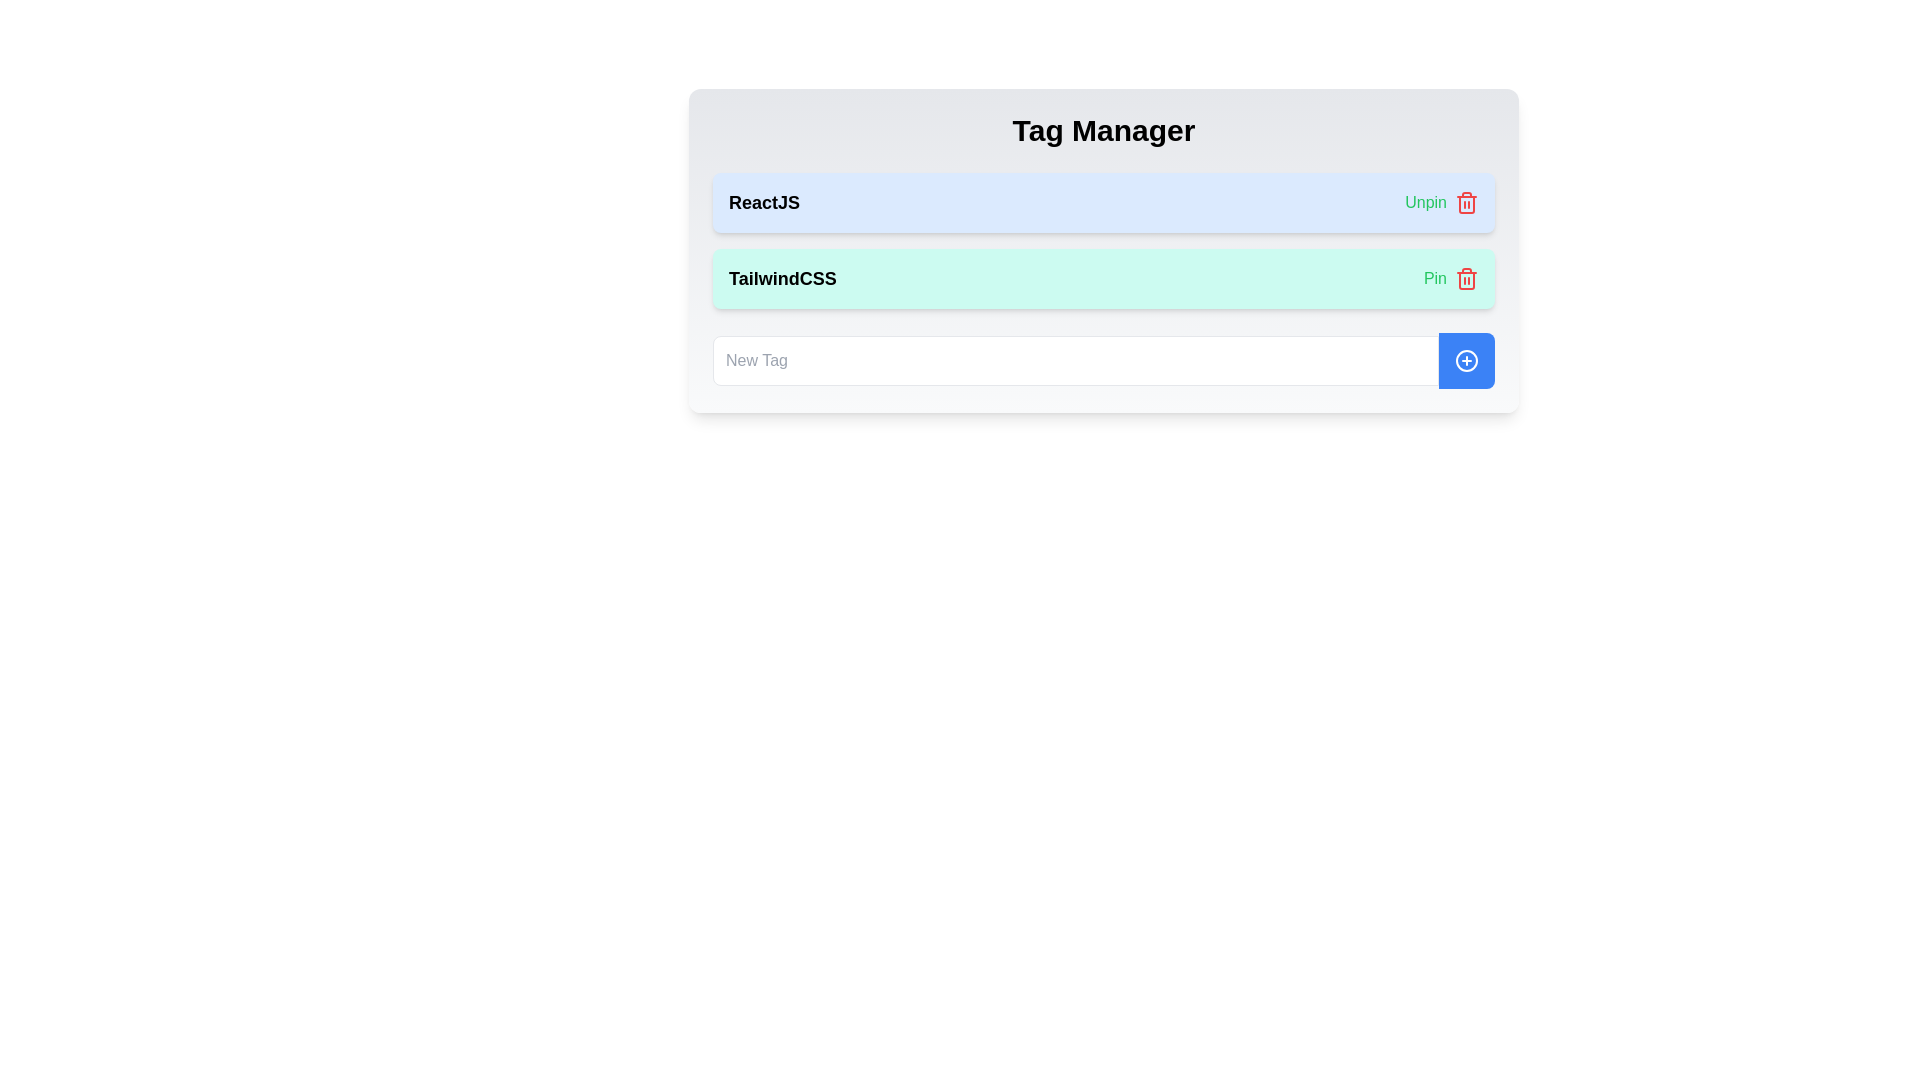 The height and width of the screenshot is (1080, 1920). What do you see at coordinates (781, 278) in the screenshot?
I see `text label displaying 'TailwindCSS' which is prominently styled in bold and larger font, located within a horizontally aligned group with a light teal background` at bounding box center [781, 278].